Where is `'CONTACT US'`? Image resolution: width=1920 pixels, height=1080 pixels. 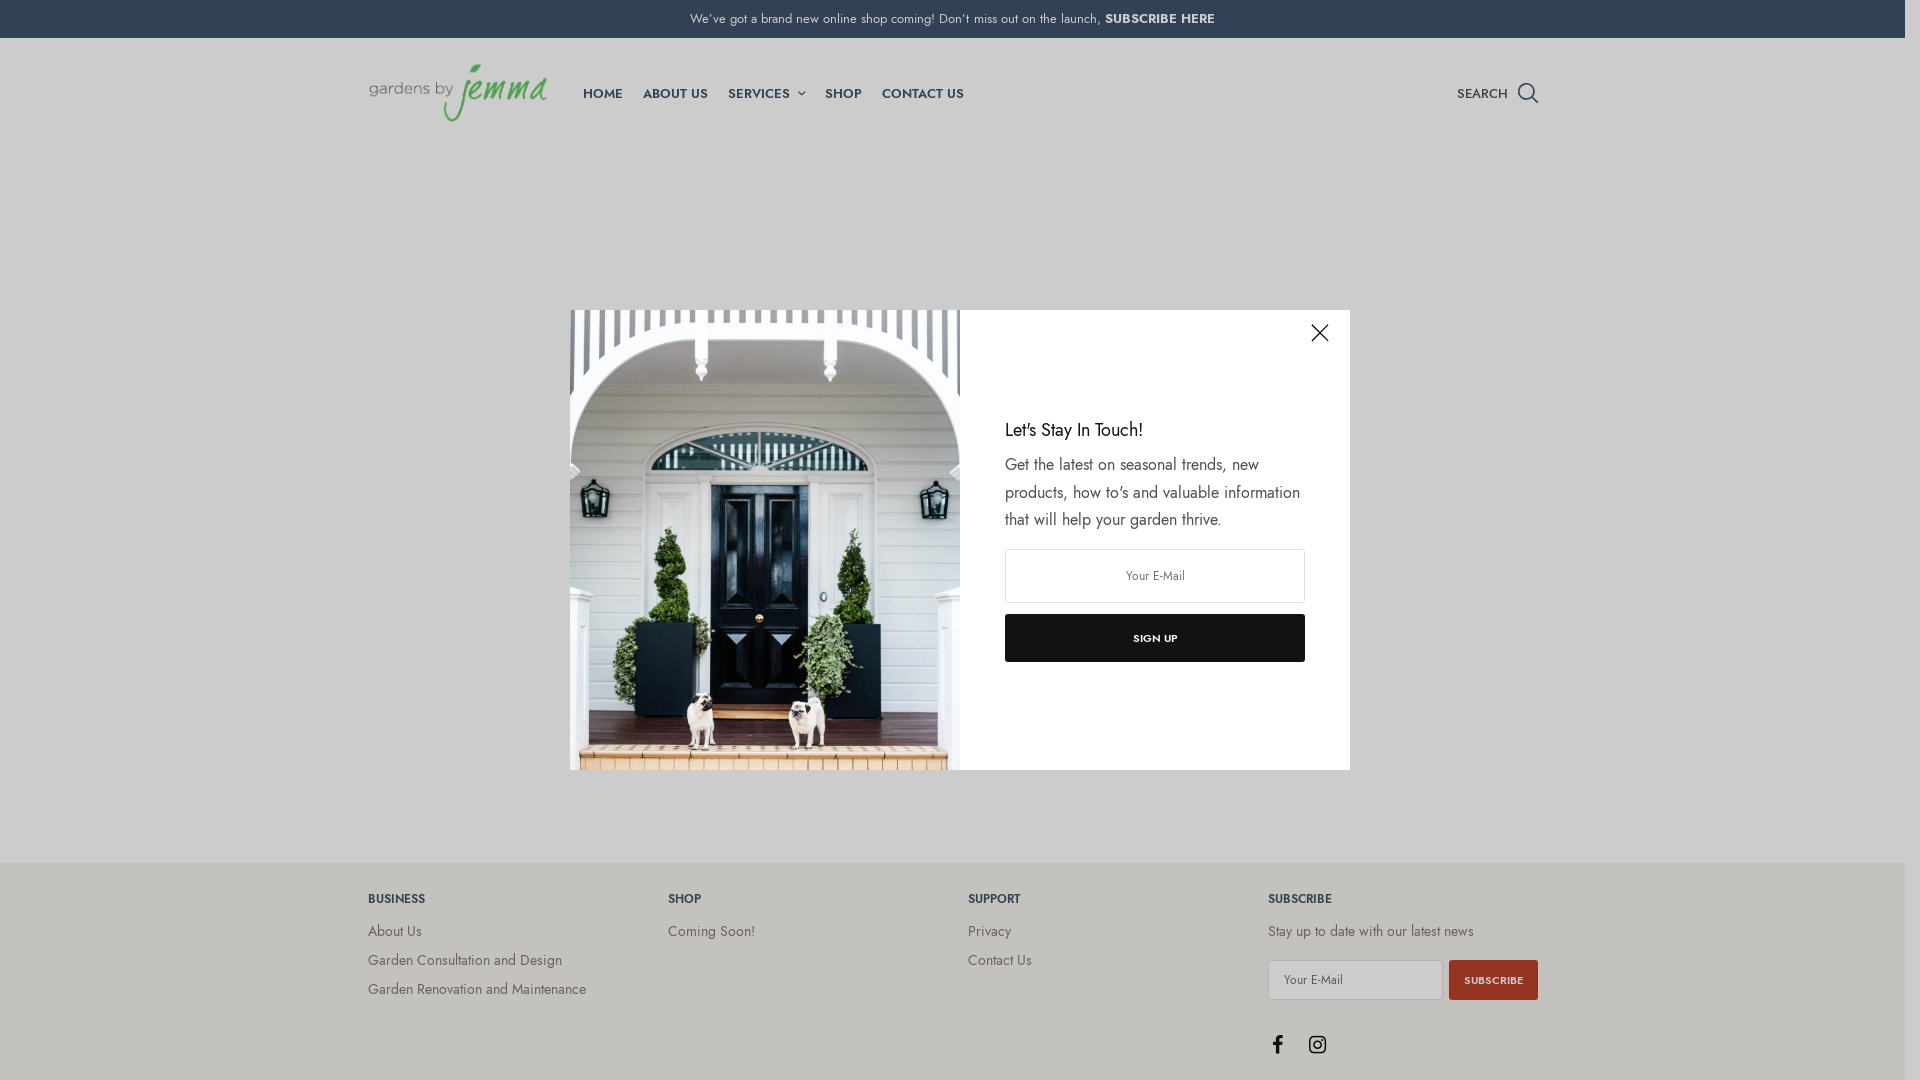 'CONTACT US' is located at coordinates (921, 93).